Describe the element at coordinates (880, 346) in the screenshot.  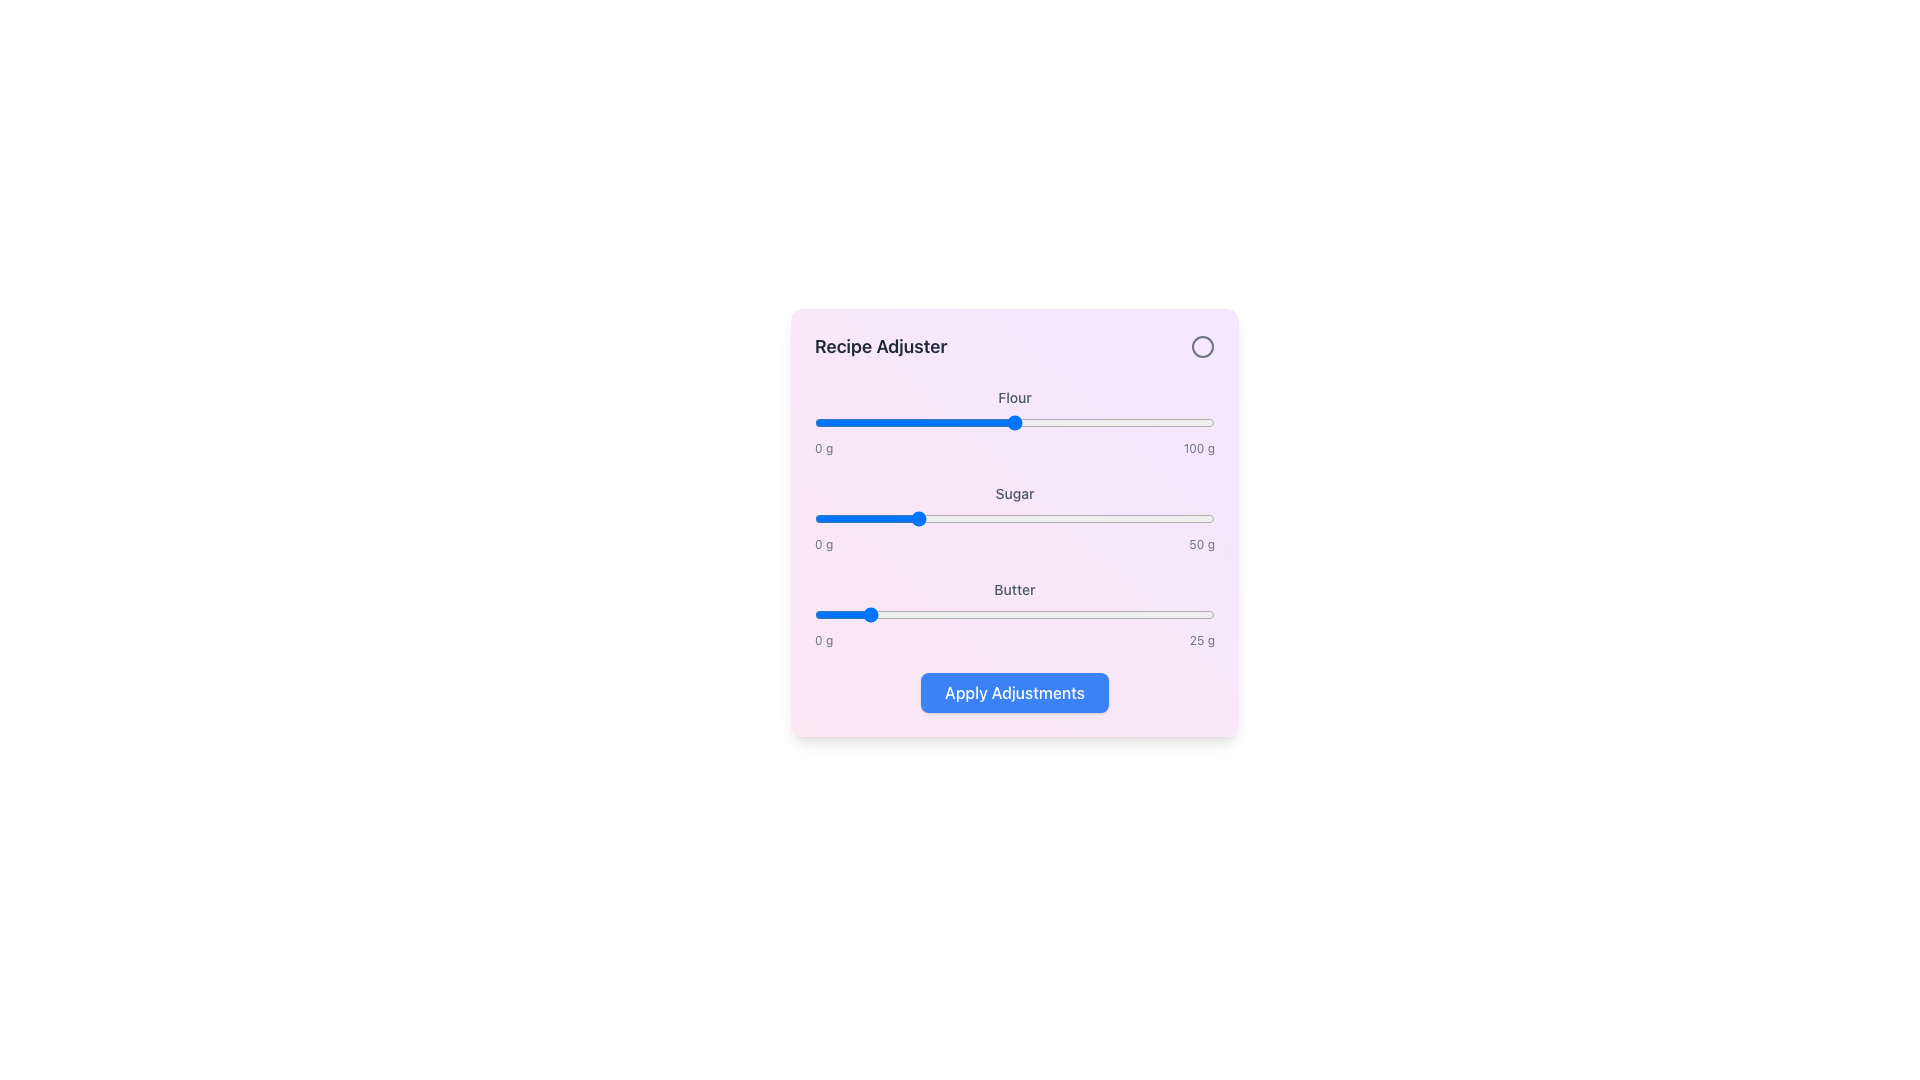
I see `the static text label displaying 'Recipe Adjuster', which is prominently positioned at the top left corner of the adjustment panel interface` at that location.